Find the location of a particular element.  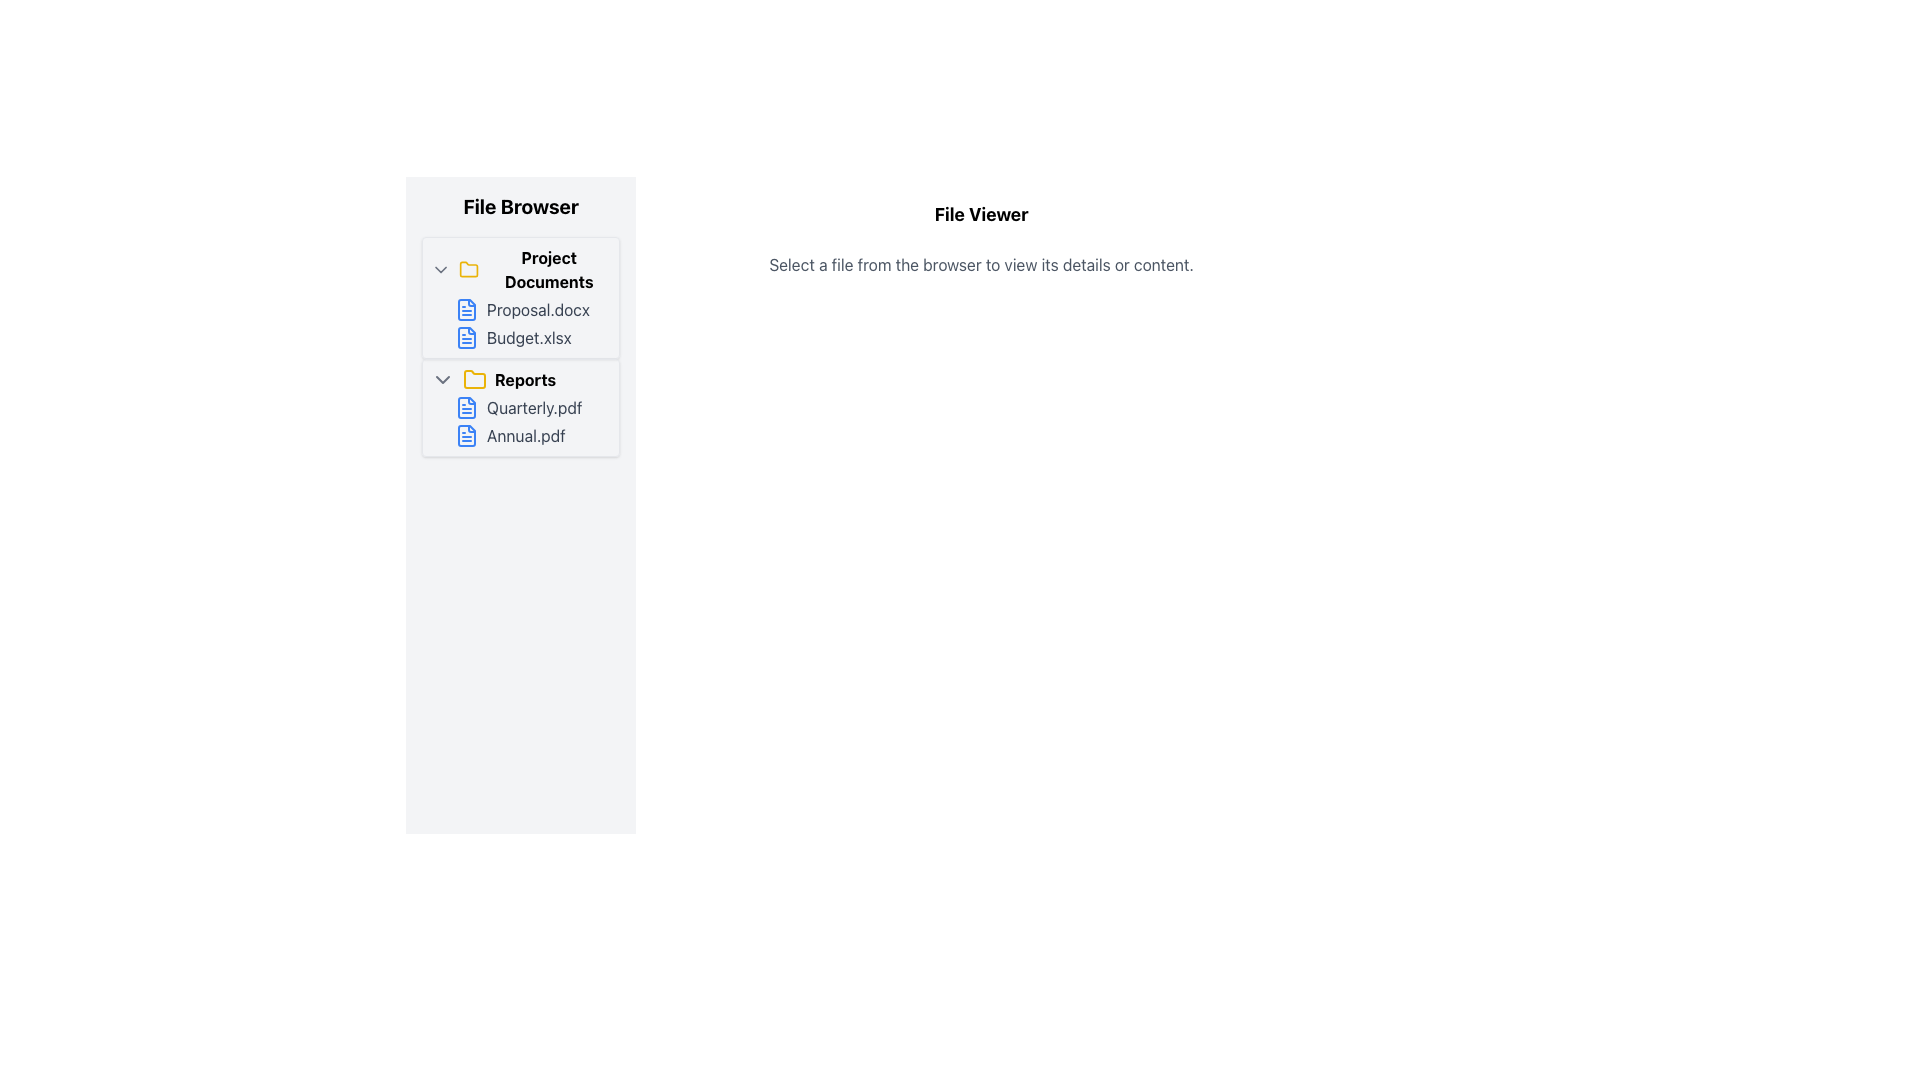

the file icon representing 'Quarterly.pdf' located in the 'Reports' group of the file browser interface is located at coordinates (465, 407).